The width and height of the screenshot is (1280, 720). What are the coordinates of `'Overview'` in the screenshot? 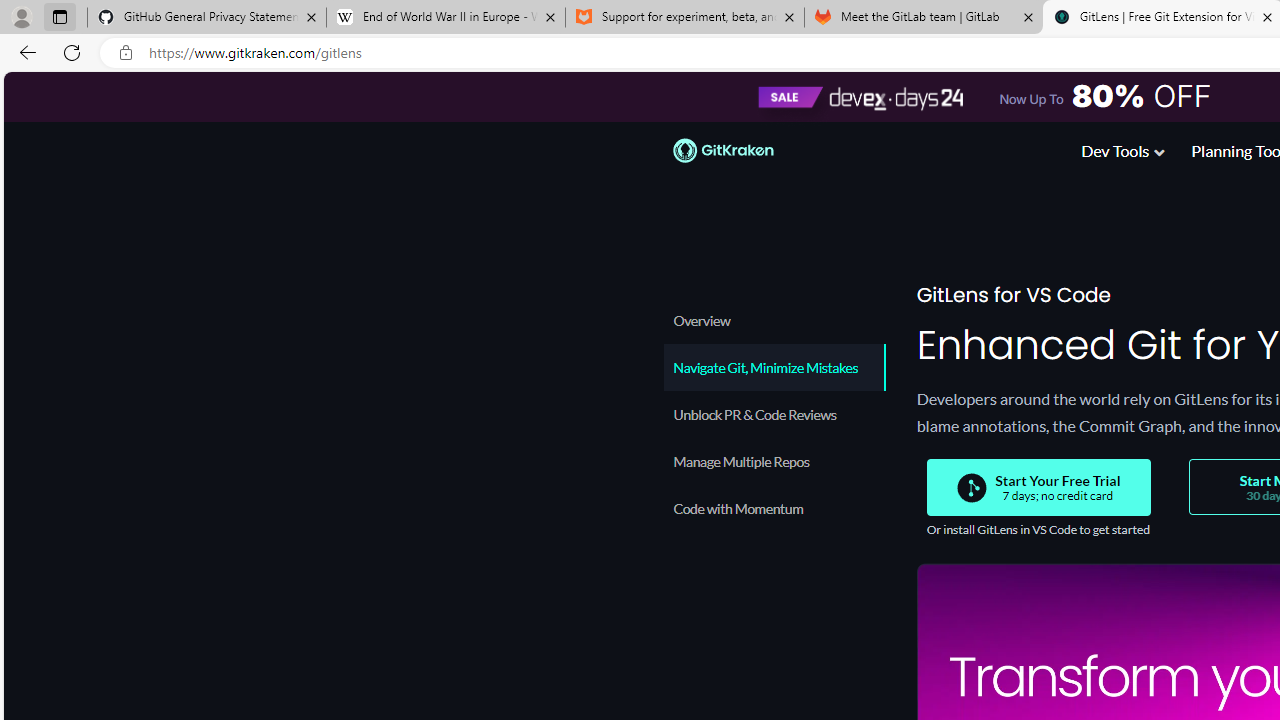 It's located at (772, 319).